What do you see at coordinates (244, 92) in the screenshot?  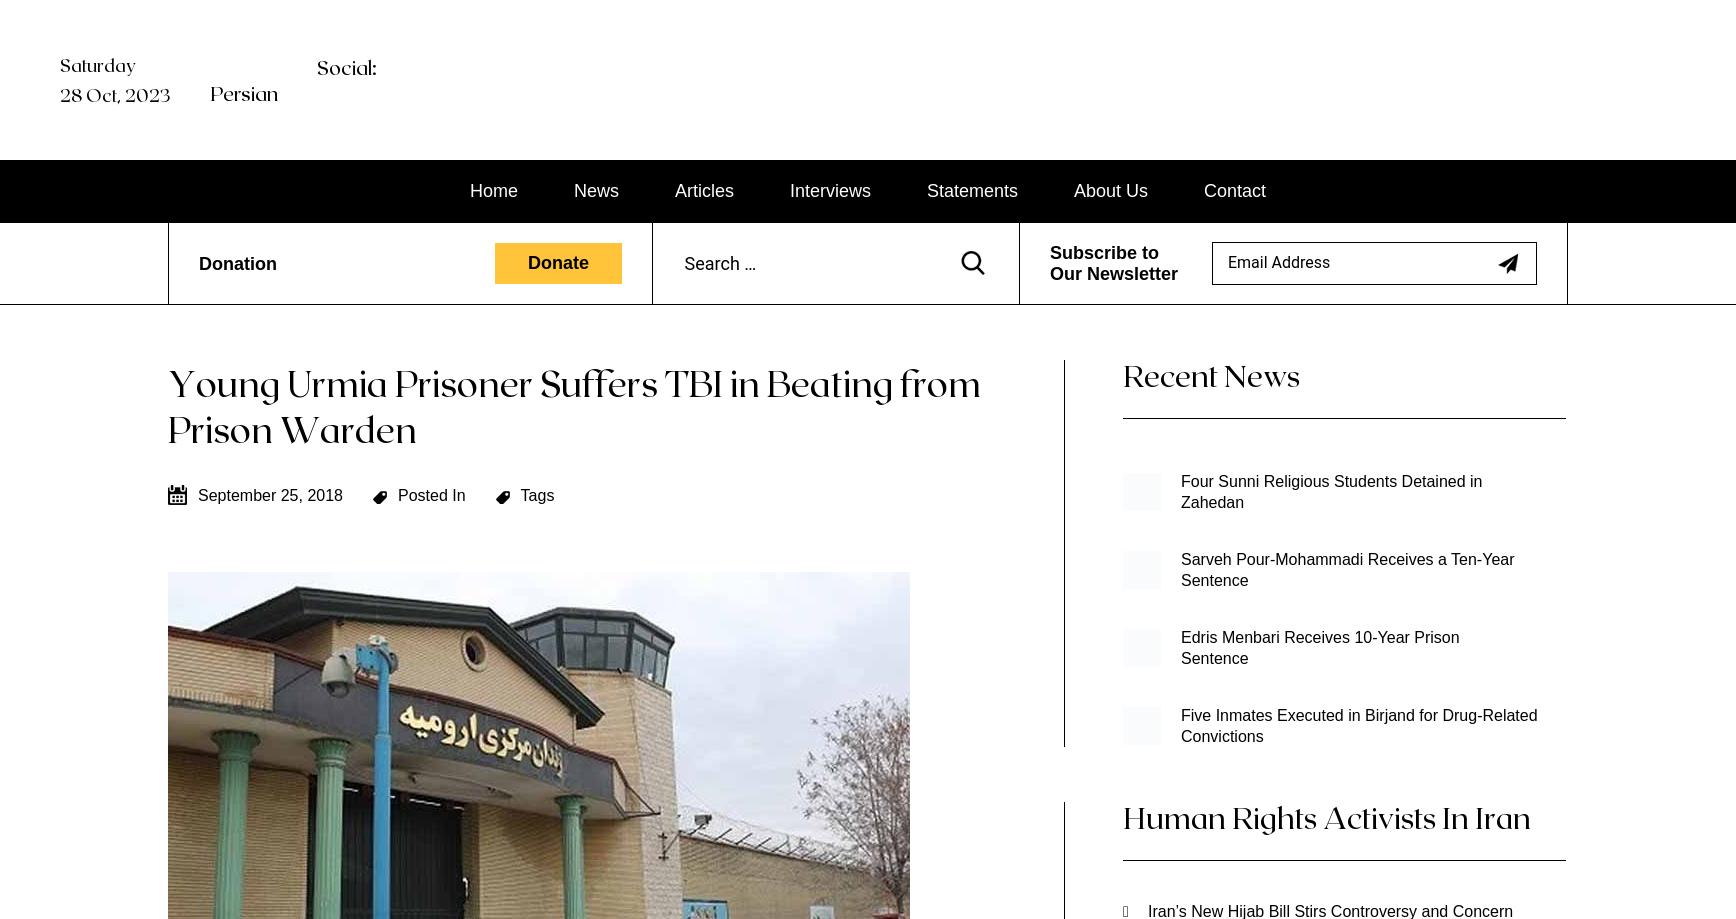 I see `'Persian'` at bounding box center [244, 92].